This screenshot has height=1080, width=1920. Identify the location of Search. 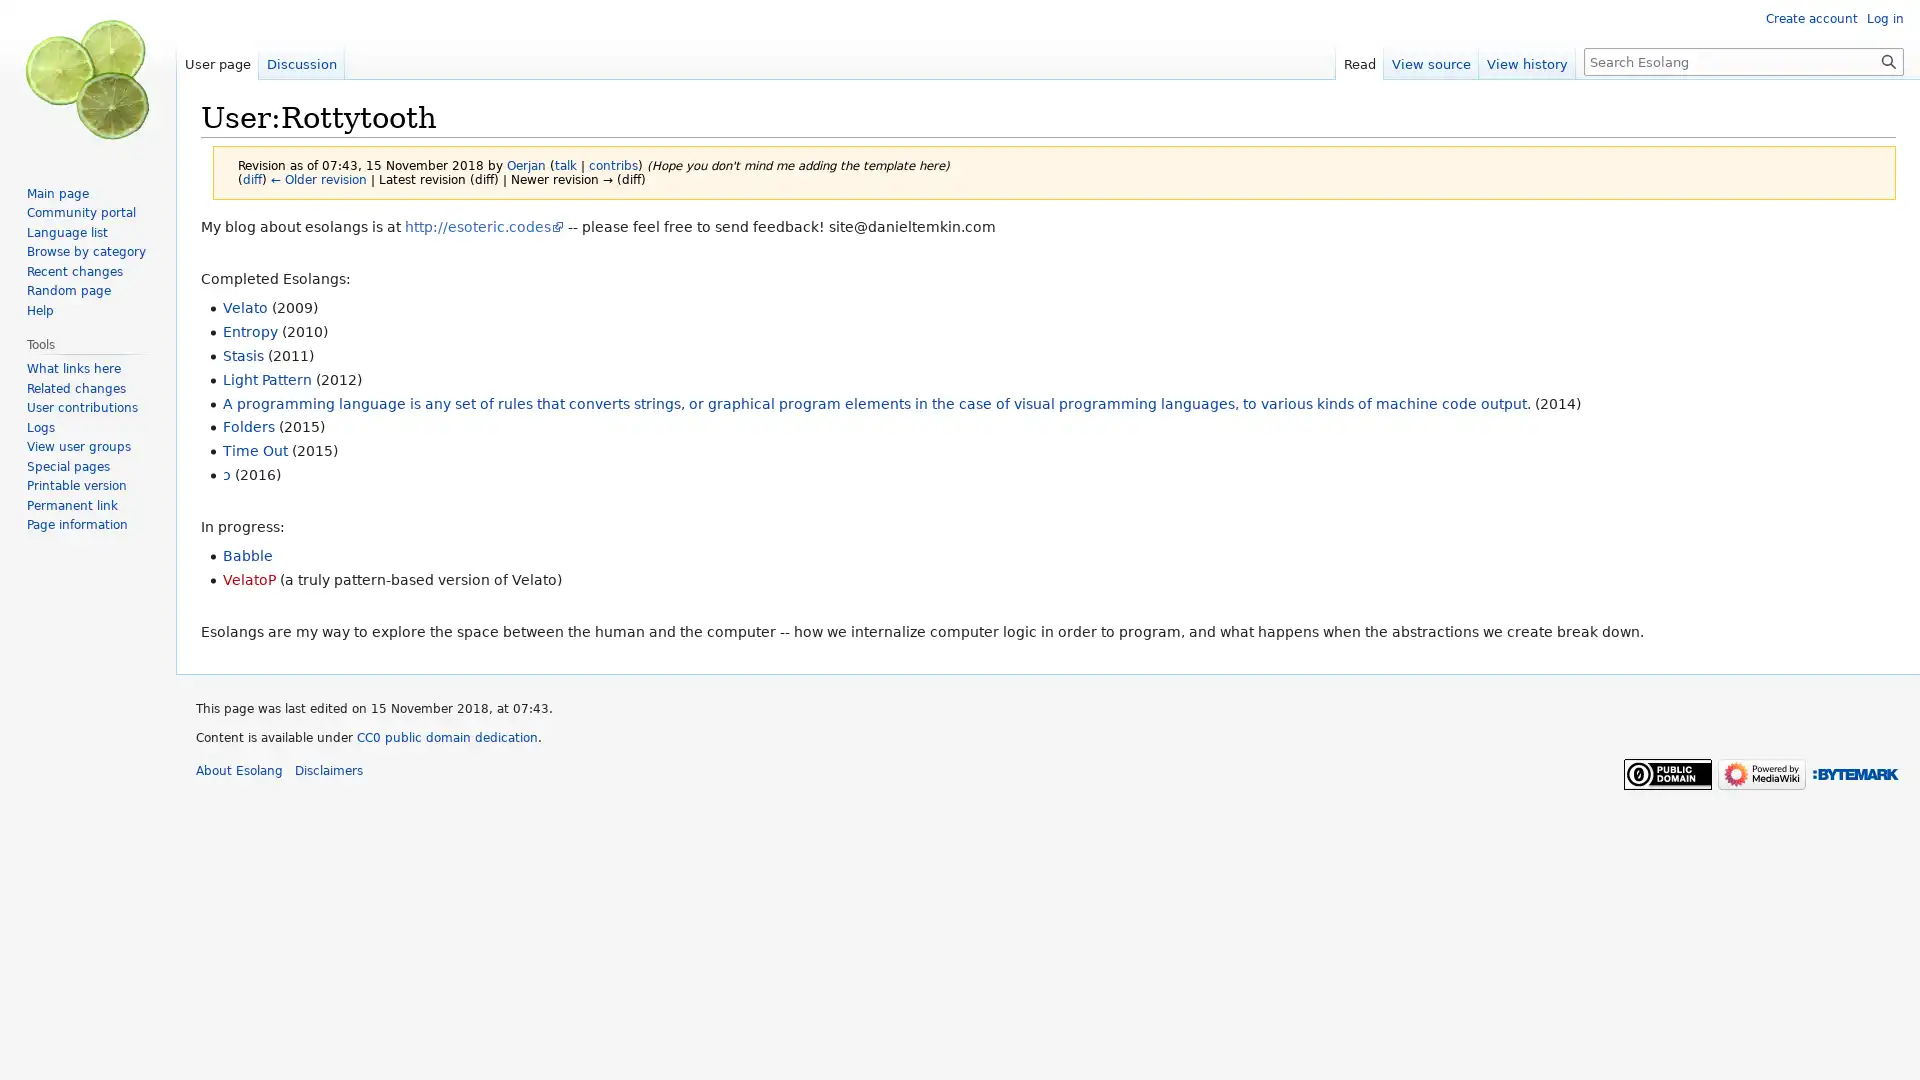
(1888, 60).